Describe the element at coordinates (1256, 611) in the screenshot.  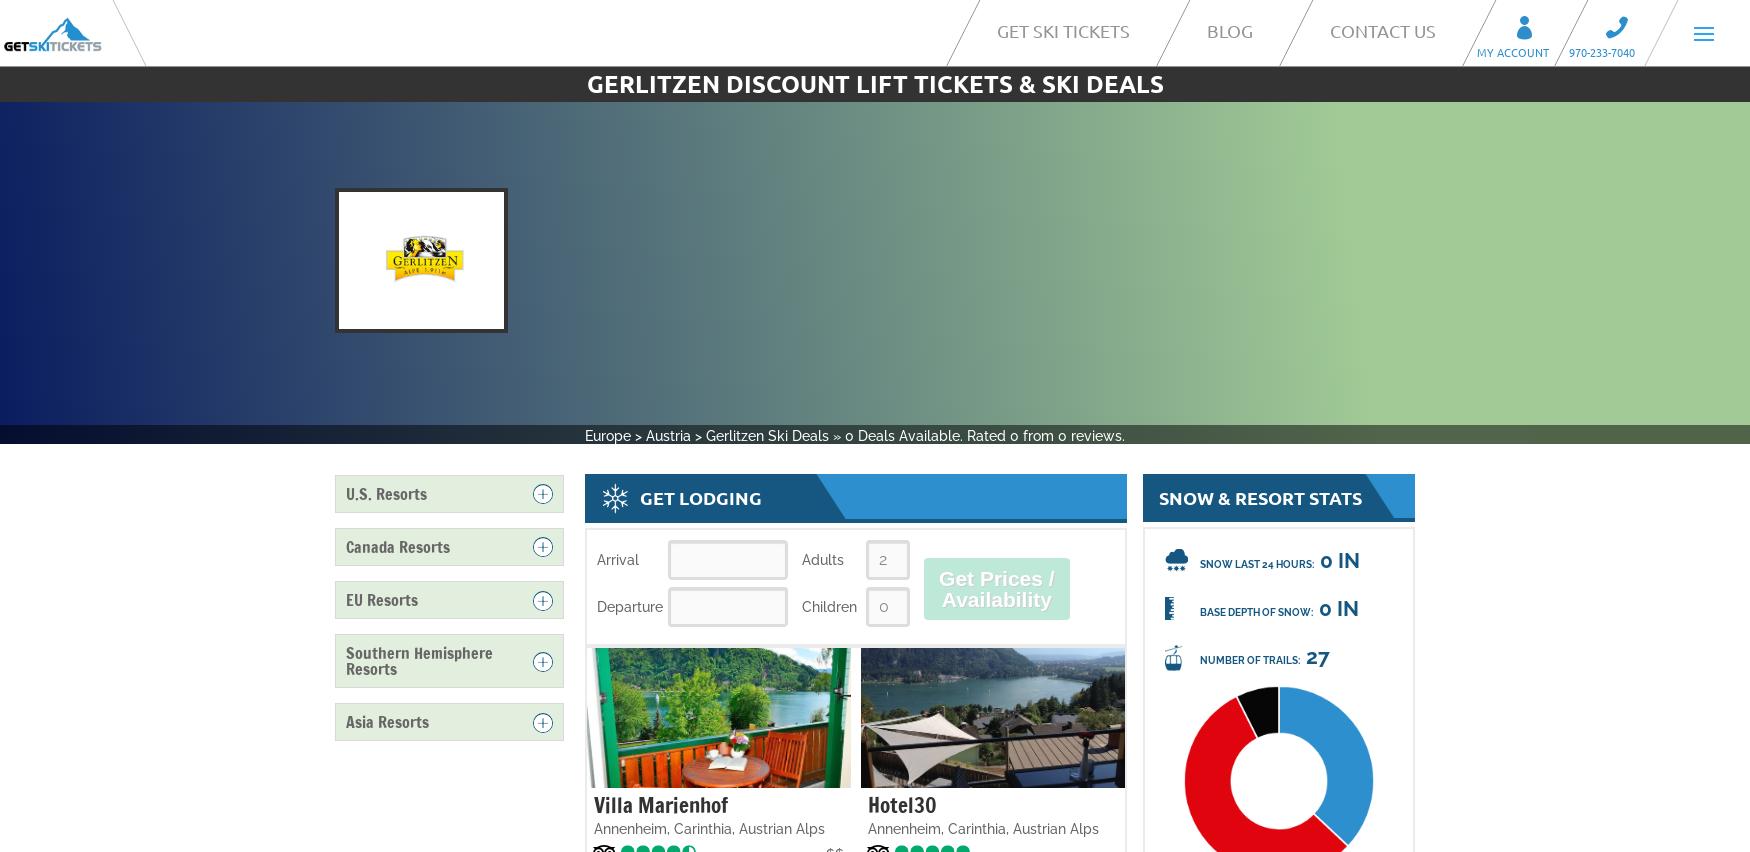
I see `'Base Depth of Snow:'` at that location.